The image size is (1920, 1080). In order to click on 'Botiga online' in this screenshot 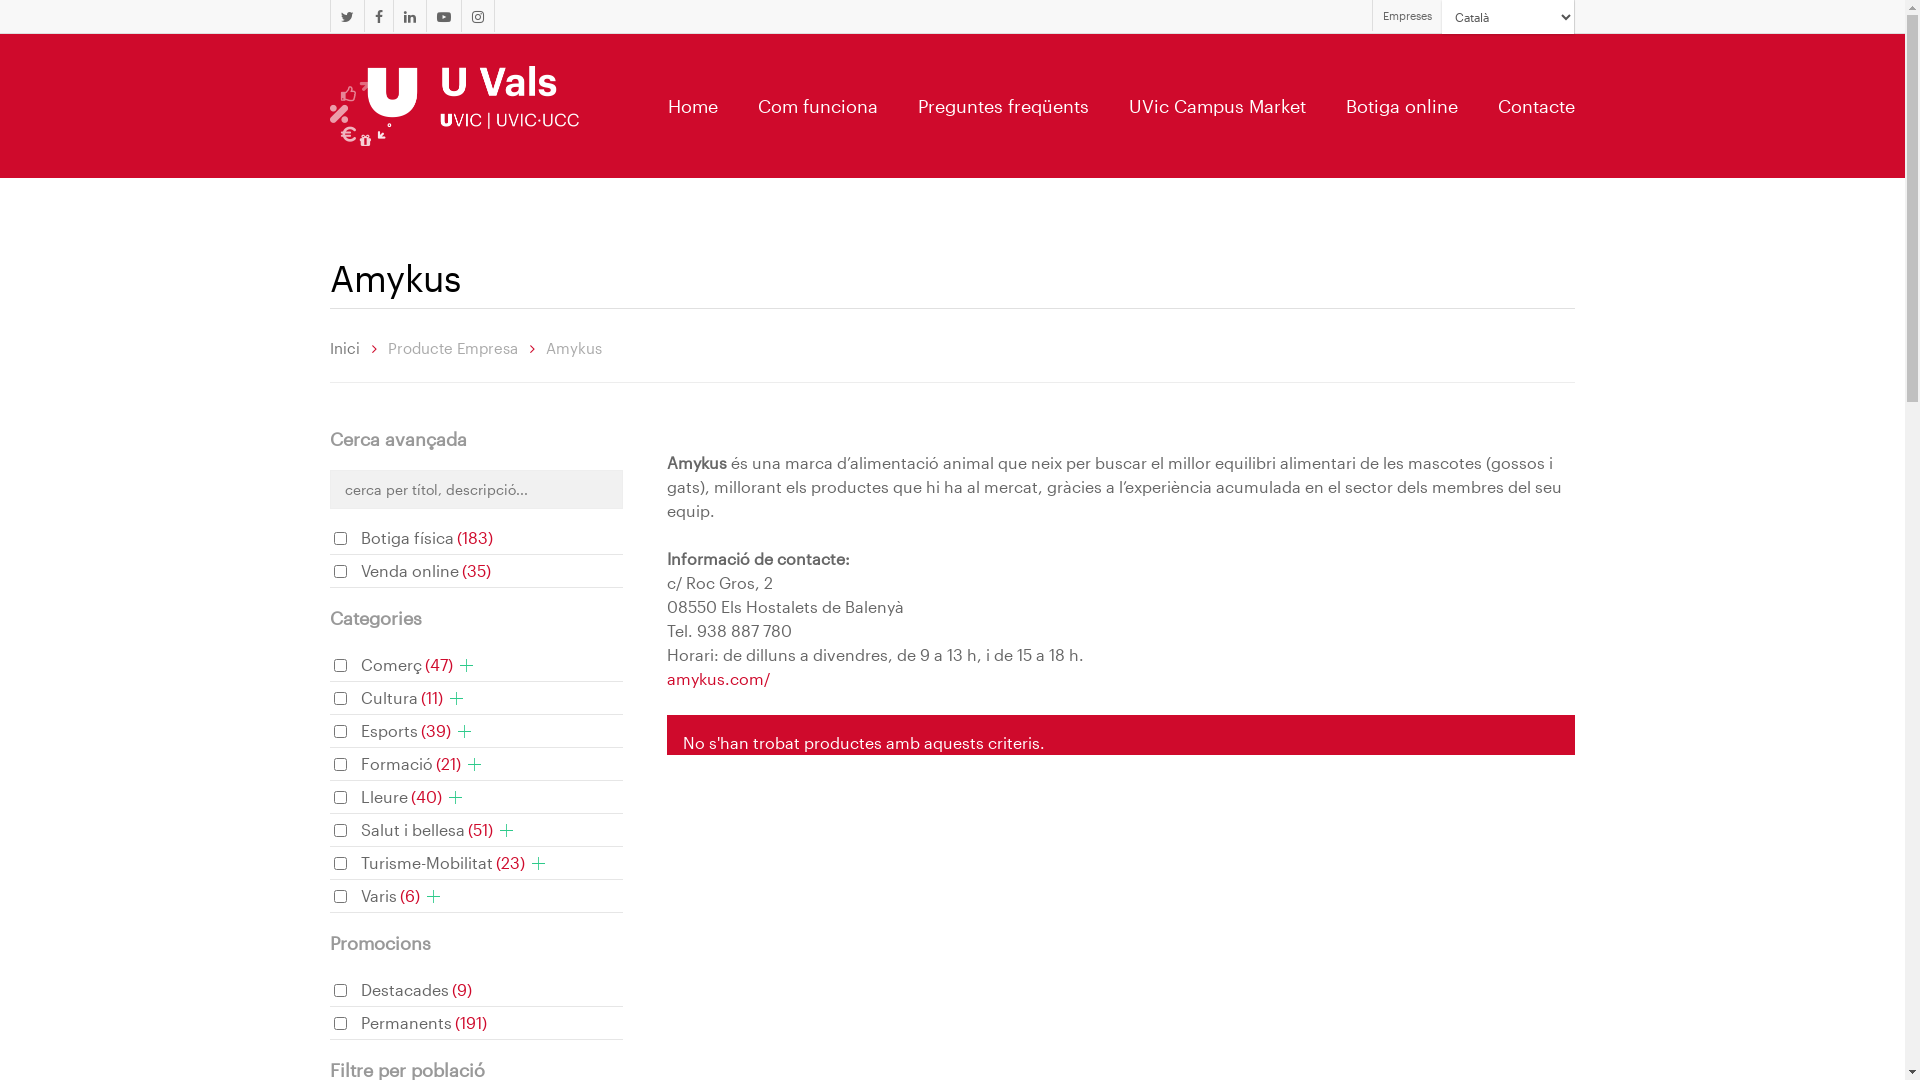, I will do `click(1400, 105)`.